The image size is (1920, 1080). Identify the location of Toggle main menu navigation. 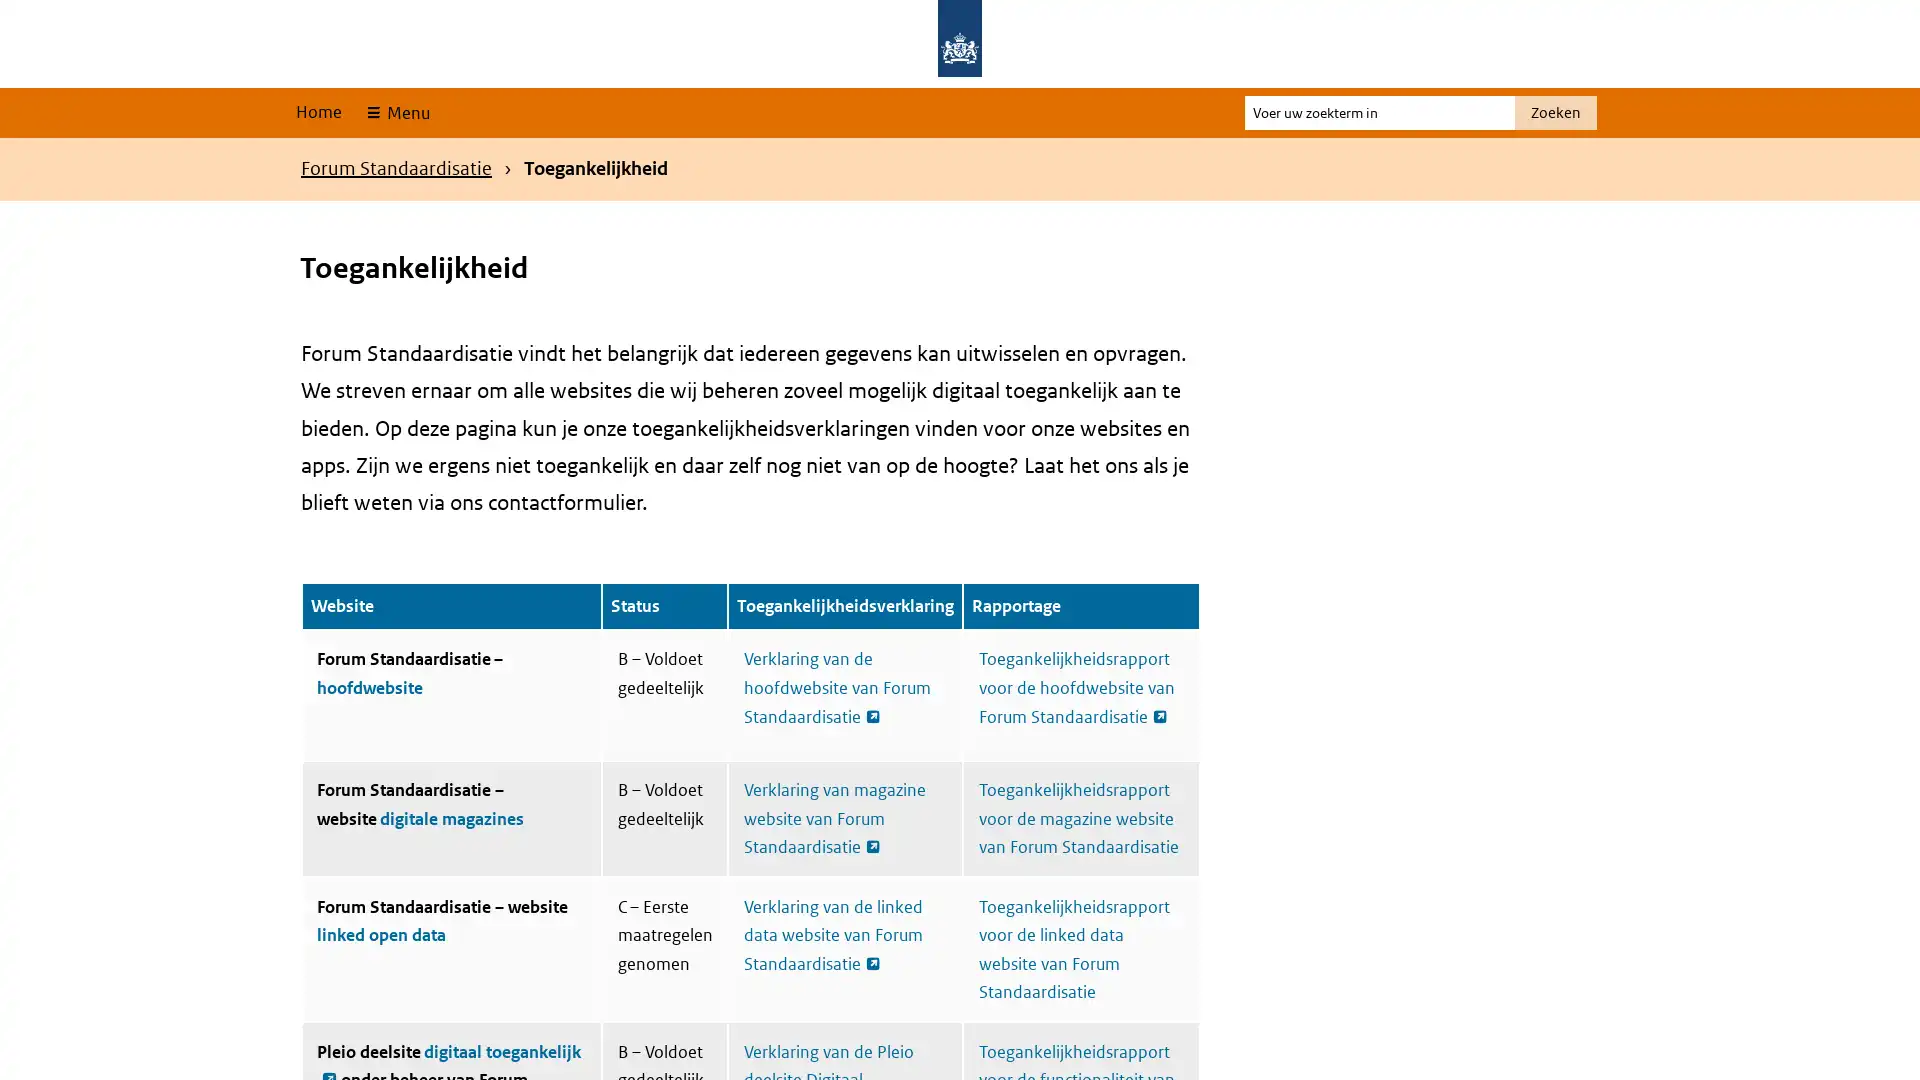
(396, 112).